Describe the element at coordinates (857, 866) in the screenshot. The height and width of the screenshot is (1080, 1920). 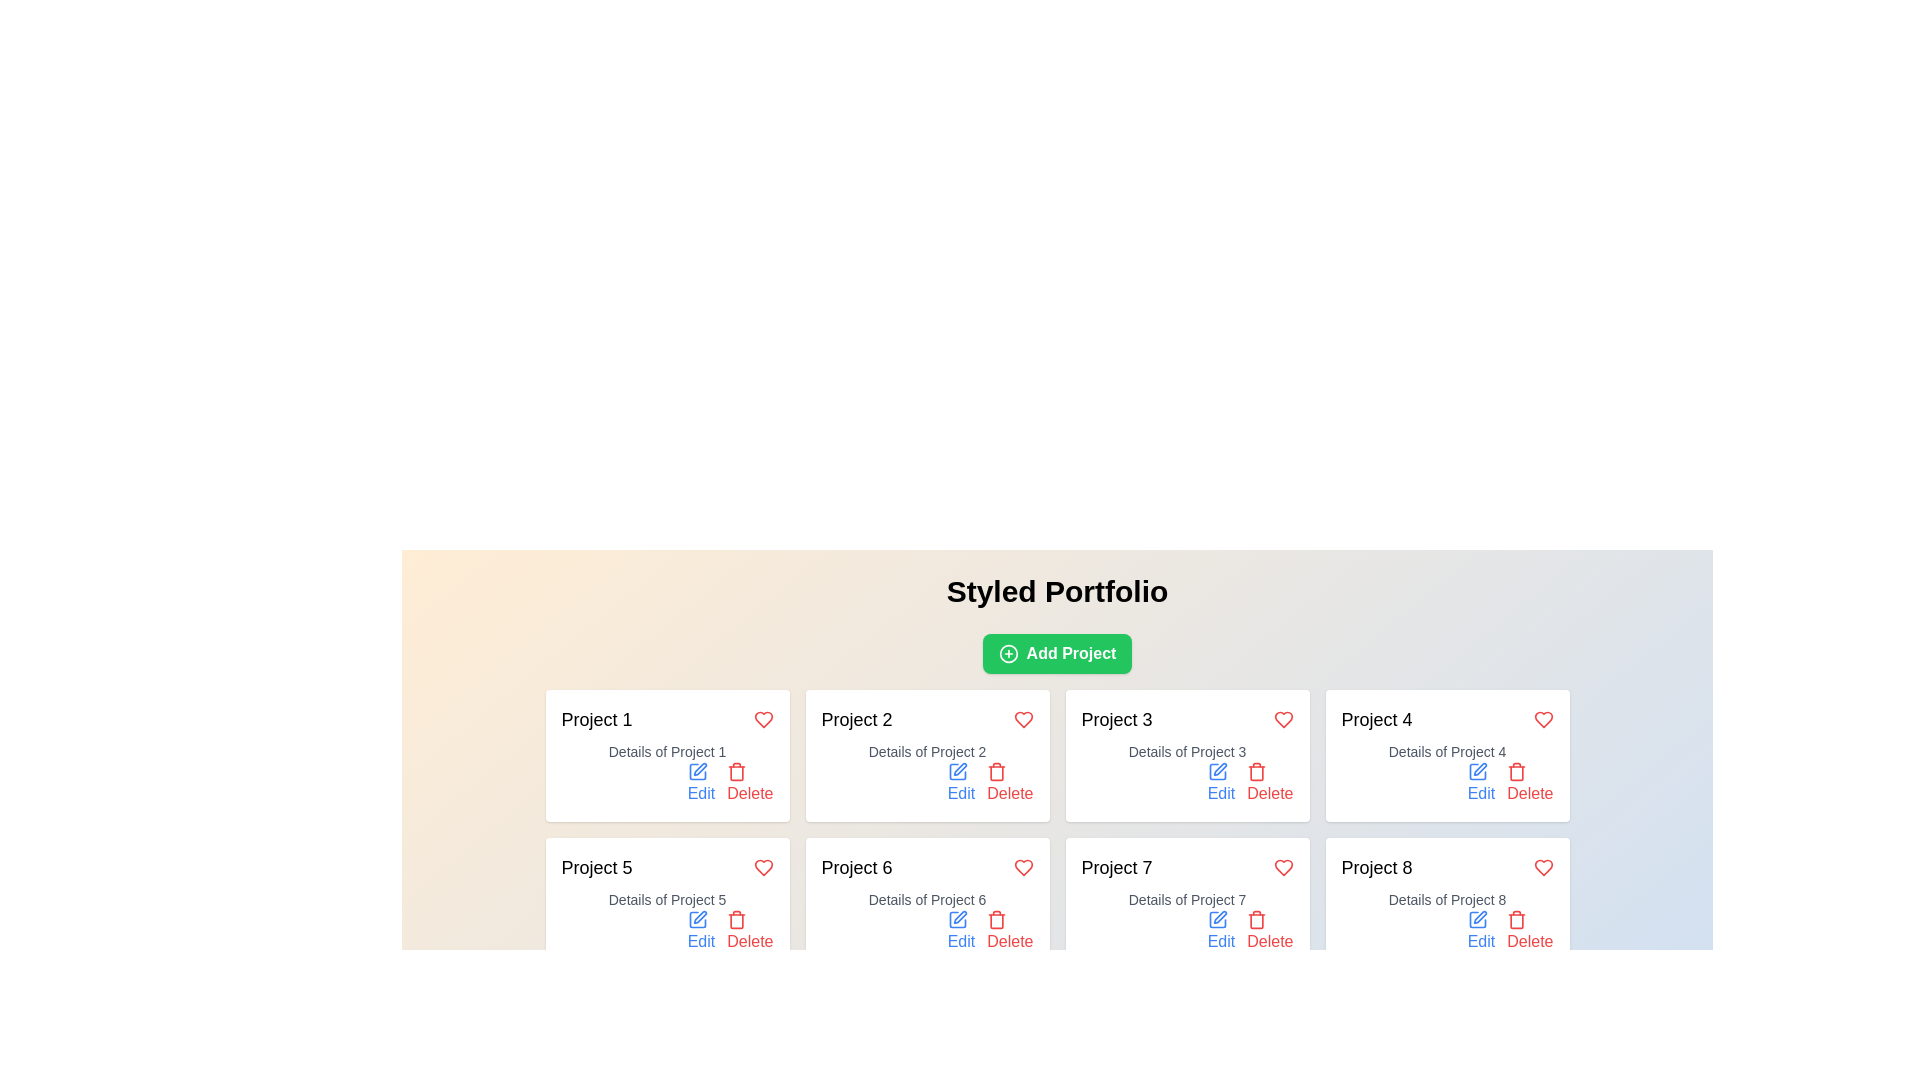
I see `the text label displaying 'Project 6', which is located inside a card component in the second row and first column of the project grid` at that location.